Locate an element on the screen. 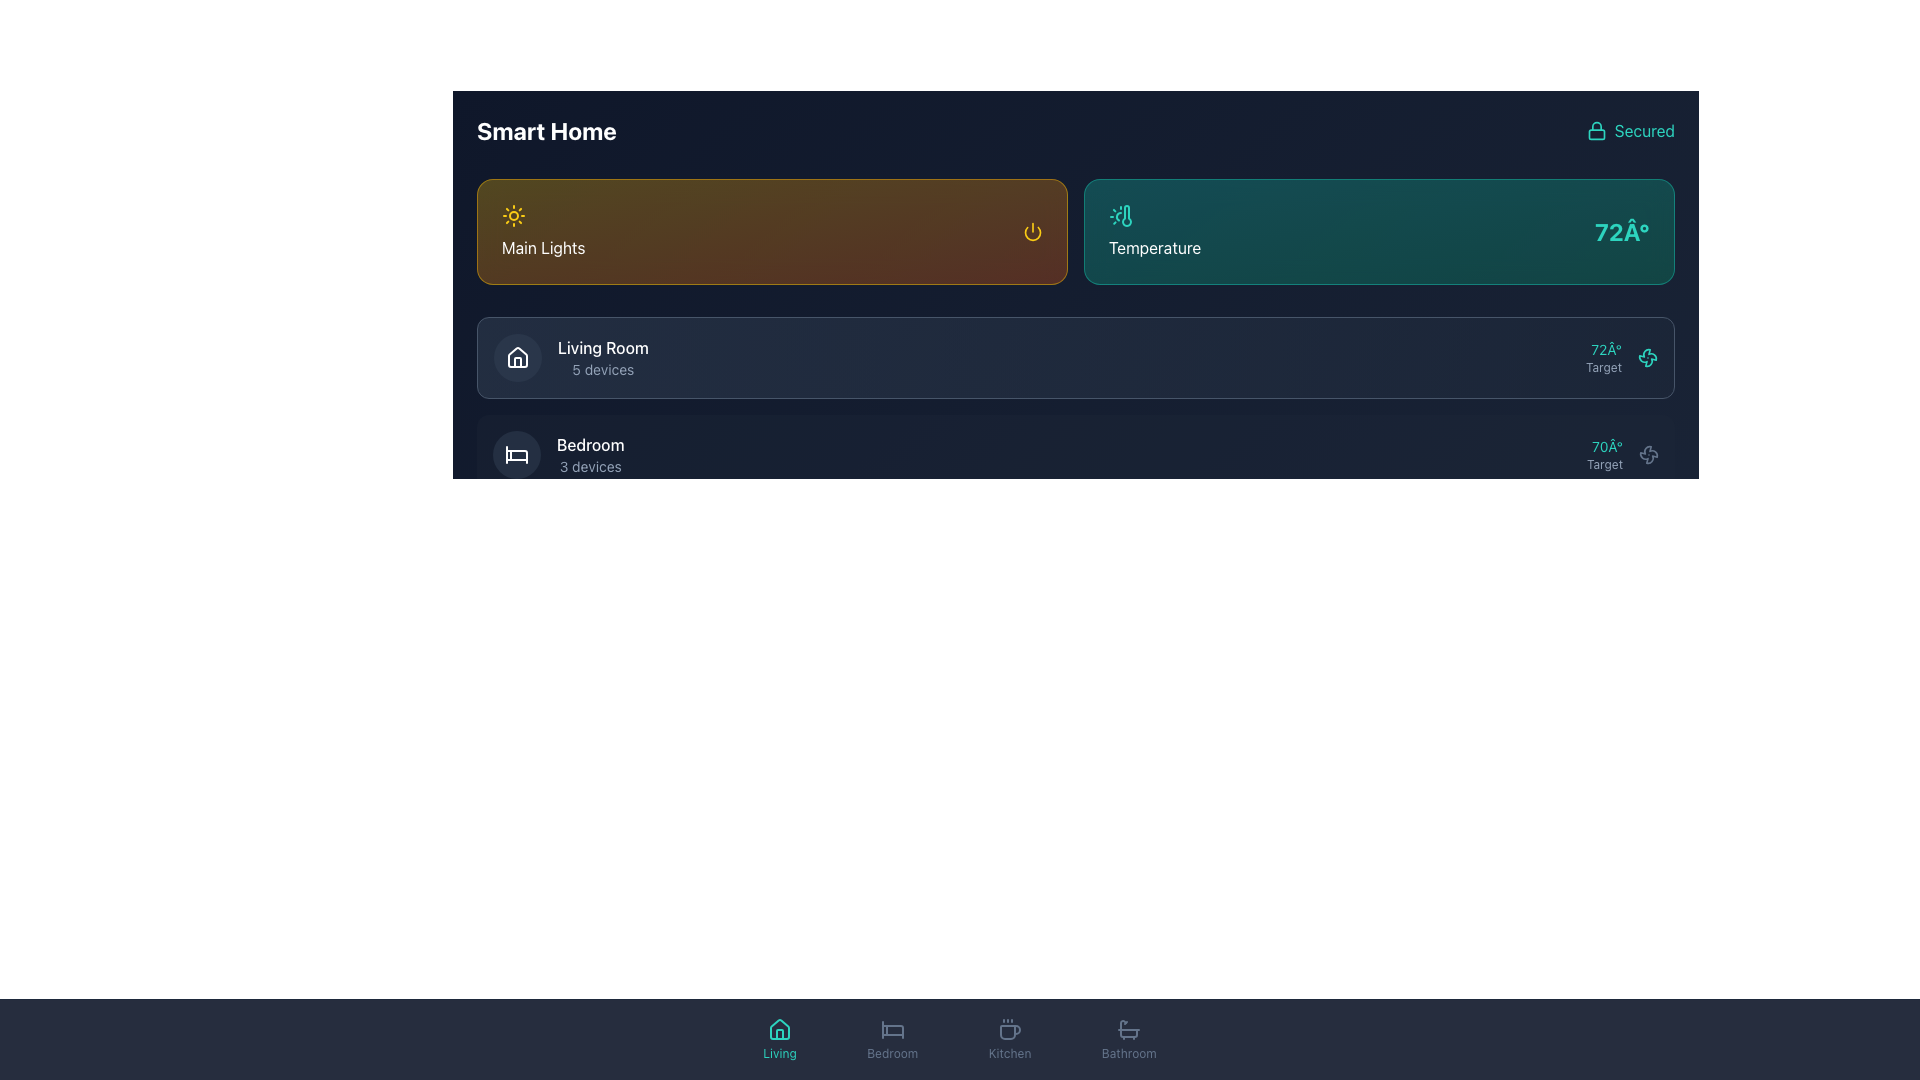 This screenshot has width=1920, height=1080. the 'Secured' label with a lock icon, which is located in the top-right corner of the 'Smart Home' section of the interface, aligned horizontally with the title 'Smart Home' is located at coordinates (1630, 131).